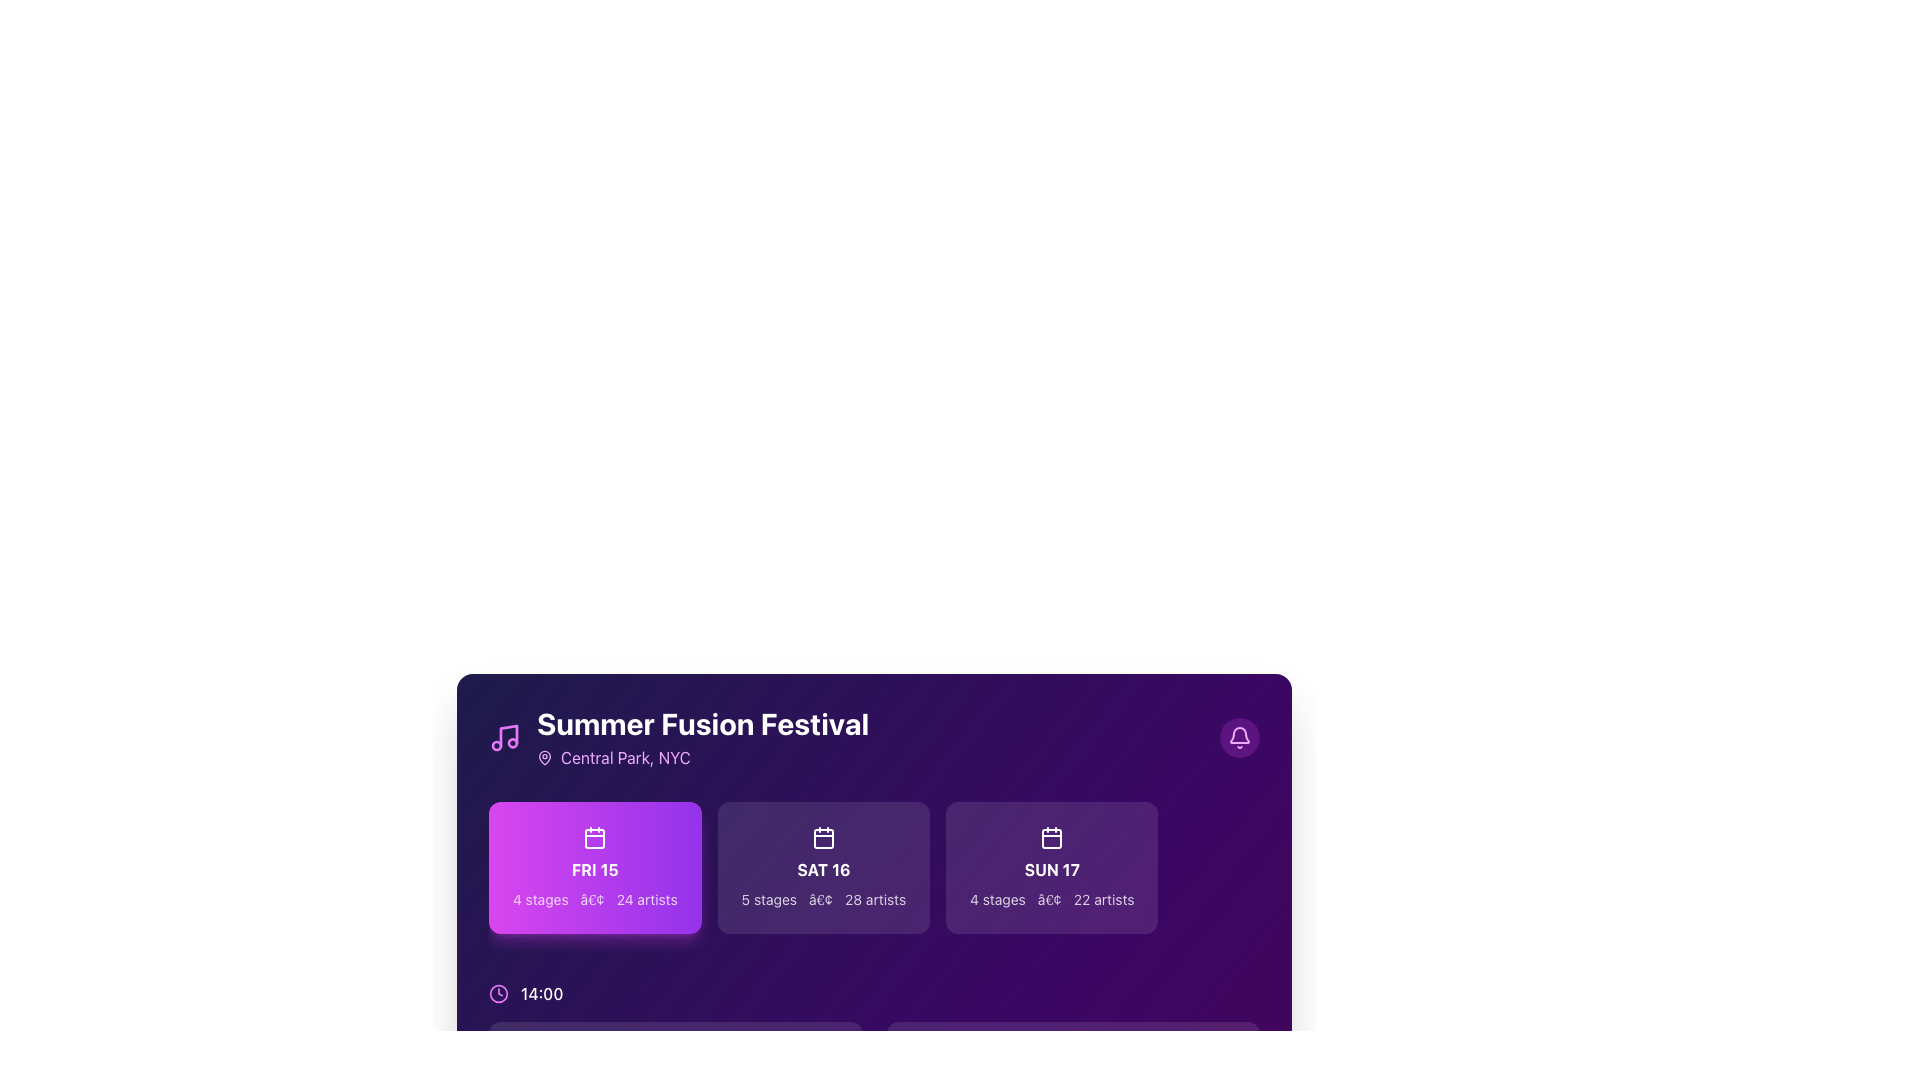  What do you see at coordinates (1238, 737) in the screenshot?
I see `the notification icon located in the top-right corner of the purple festival information card` at bounding box center [1238, 737].